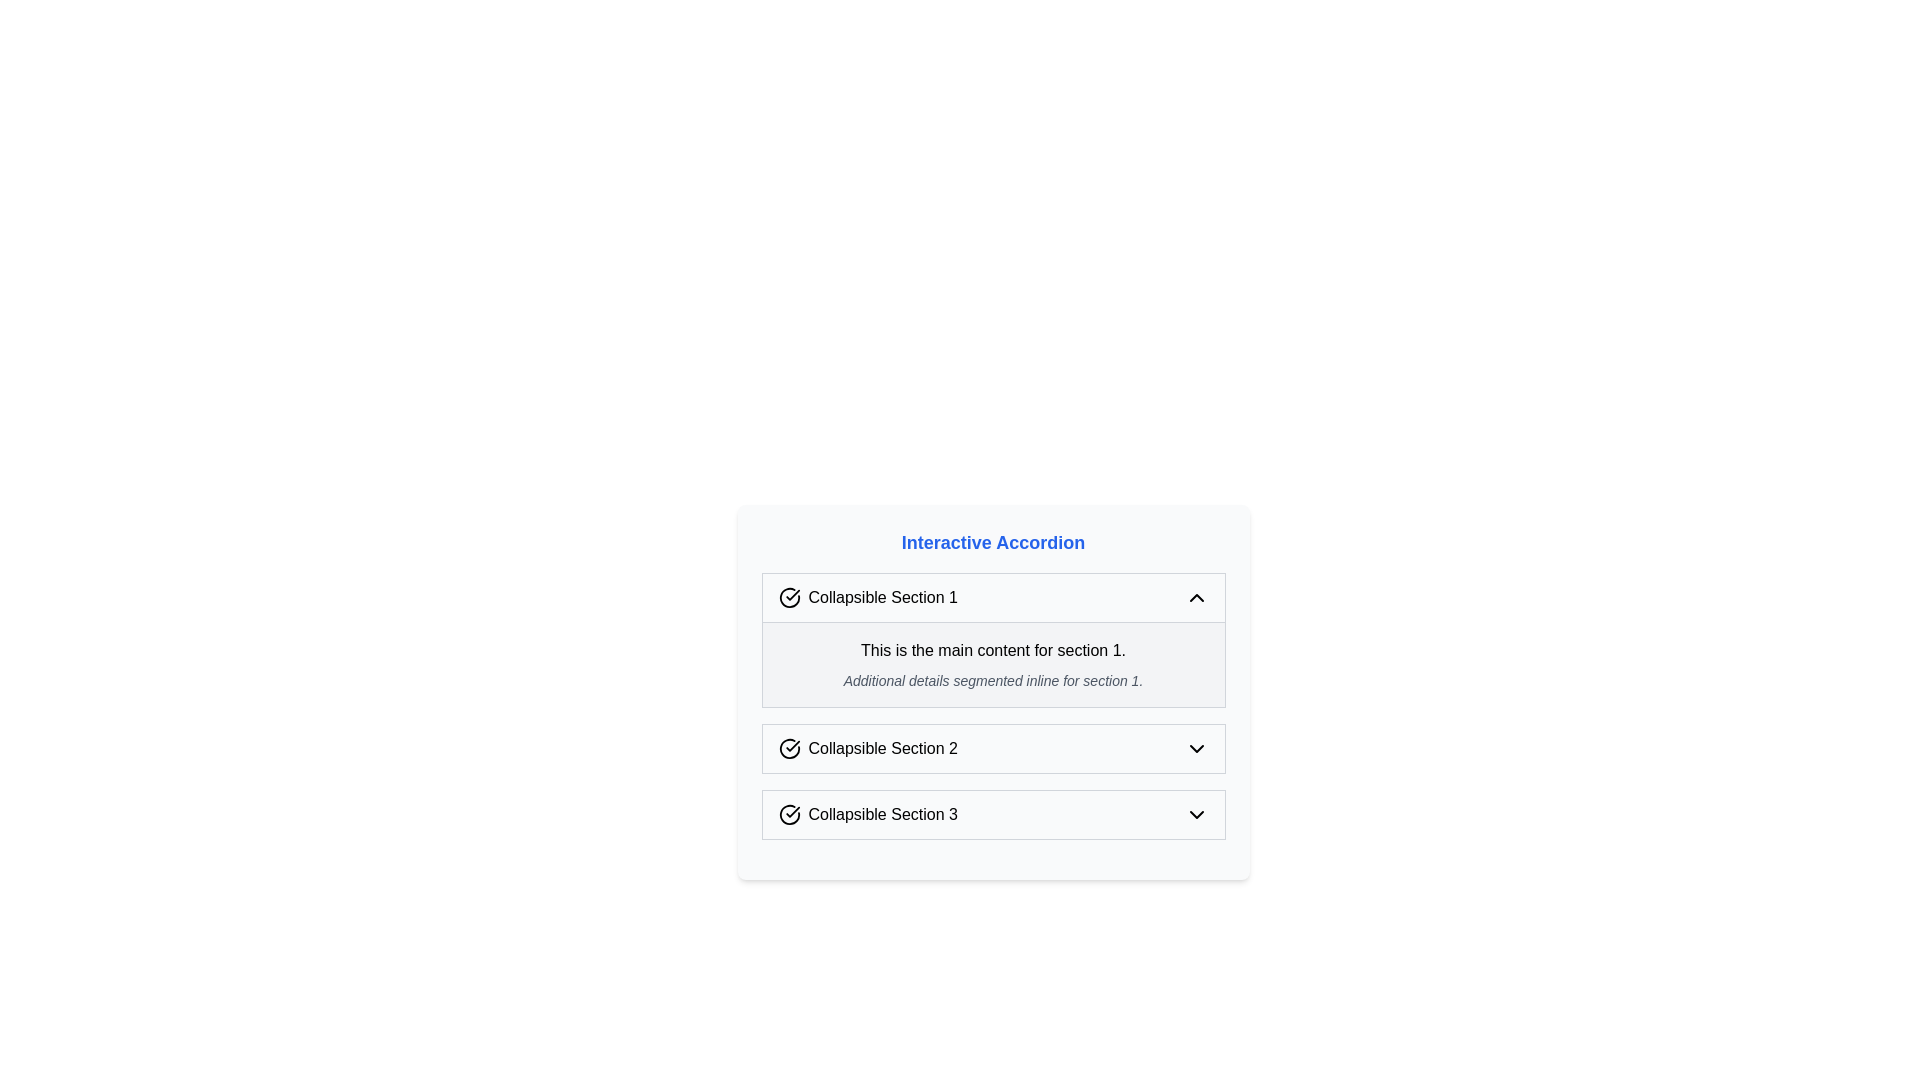  What do you see at coordinates (1196, 748) in the screenshot?
I see `the downward-facing chevron icon, styled in black with no fill, located at the right end of the header of 'Collapsible Section 2'` at bounding box center [1196, 748].